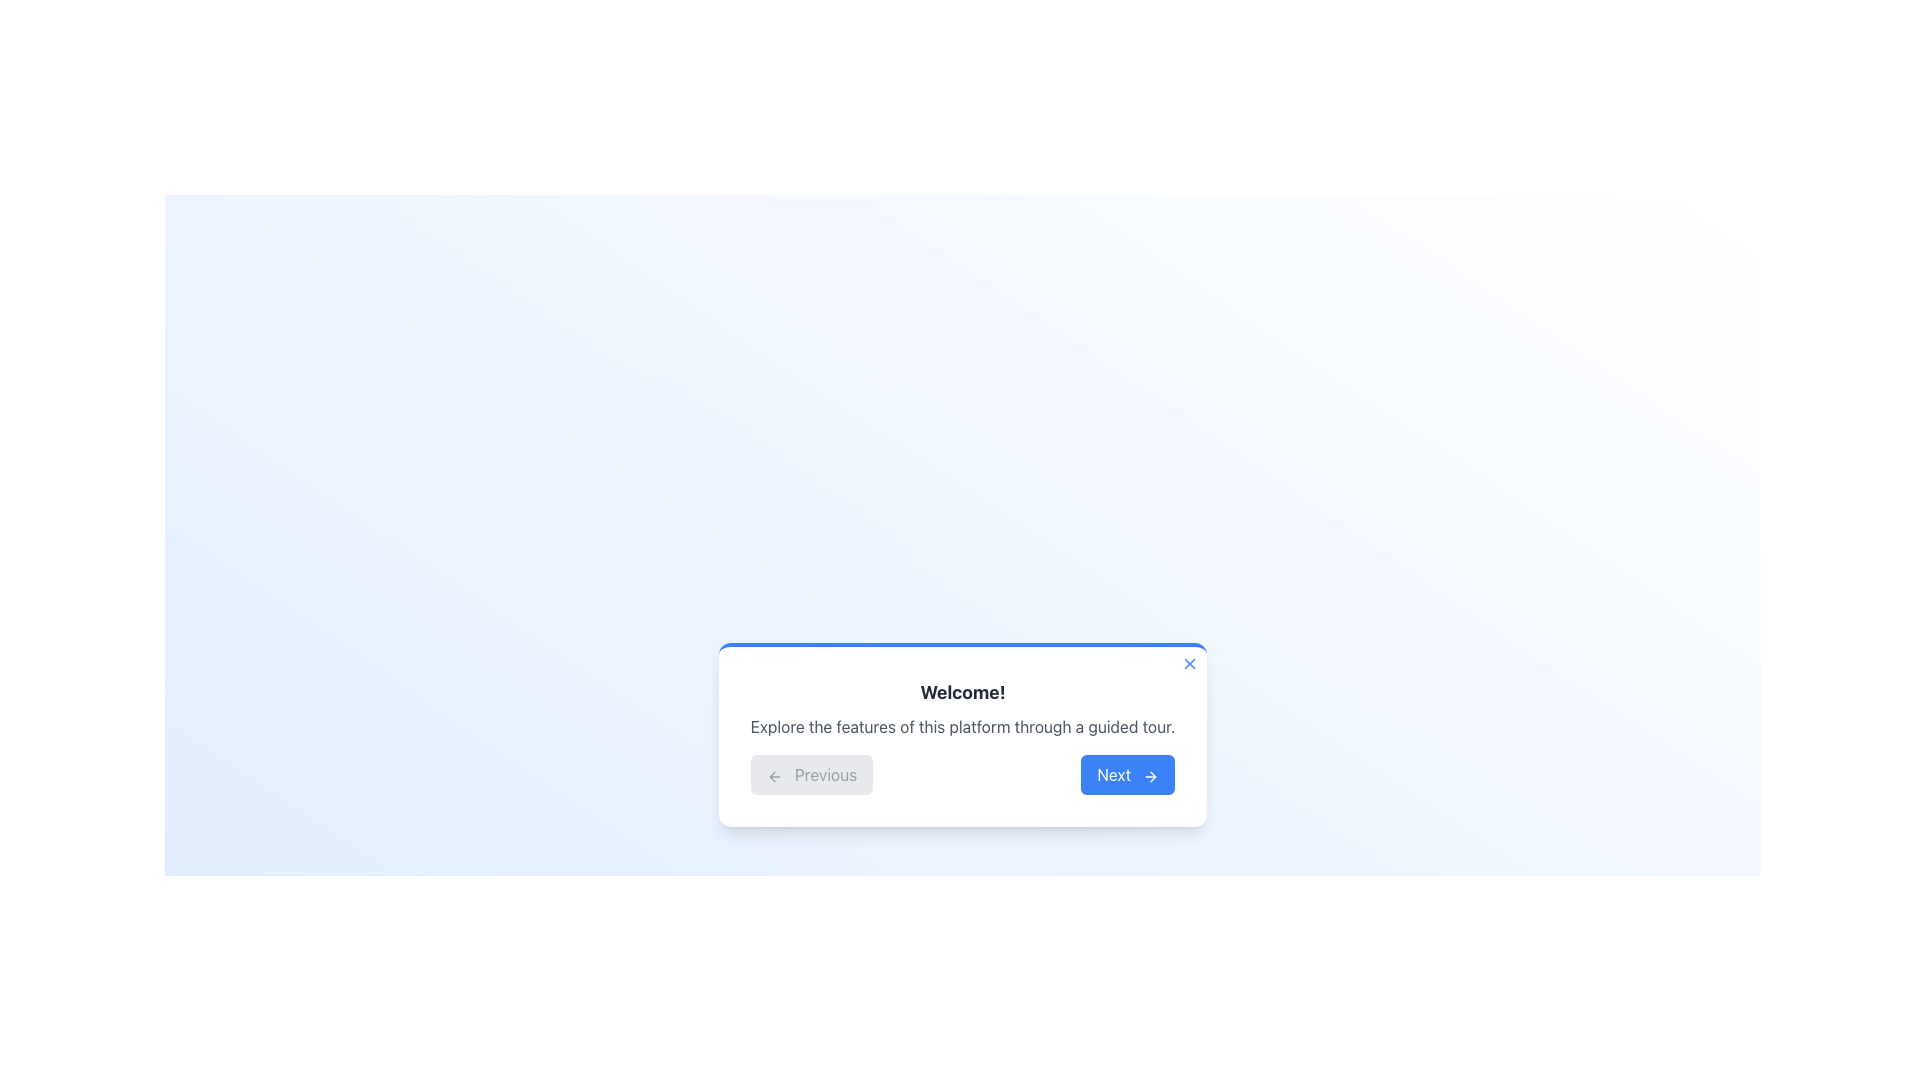 The height and width of the screenshot is (1080, 1920). Describe the element at coordinates (1153, 775) in the screenshot. I see `the rightward-pointing arrow icon located within the blue 'Next' button at the bottom-right side of the dialog` at that location.